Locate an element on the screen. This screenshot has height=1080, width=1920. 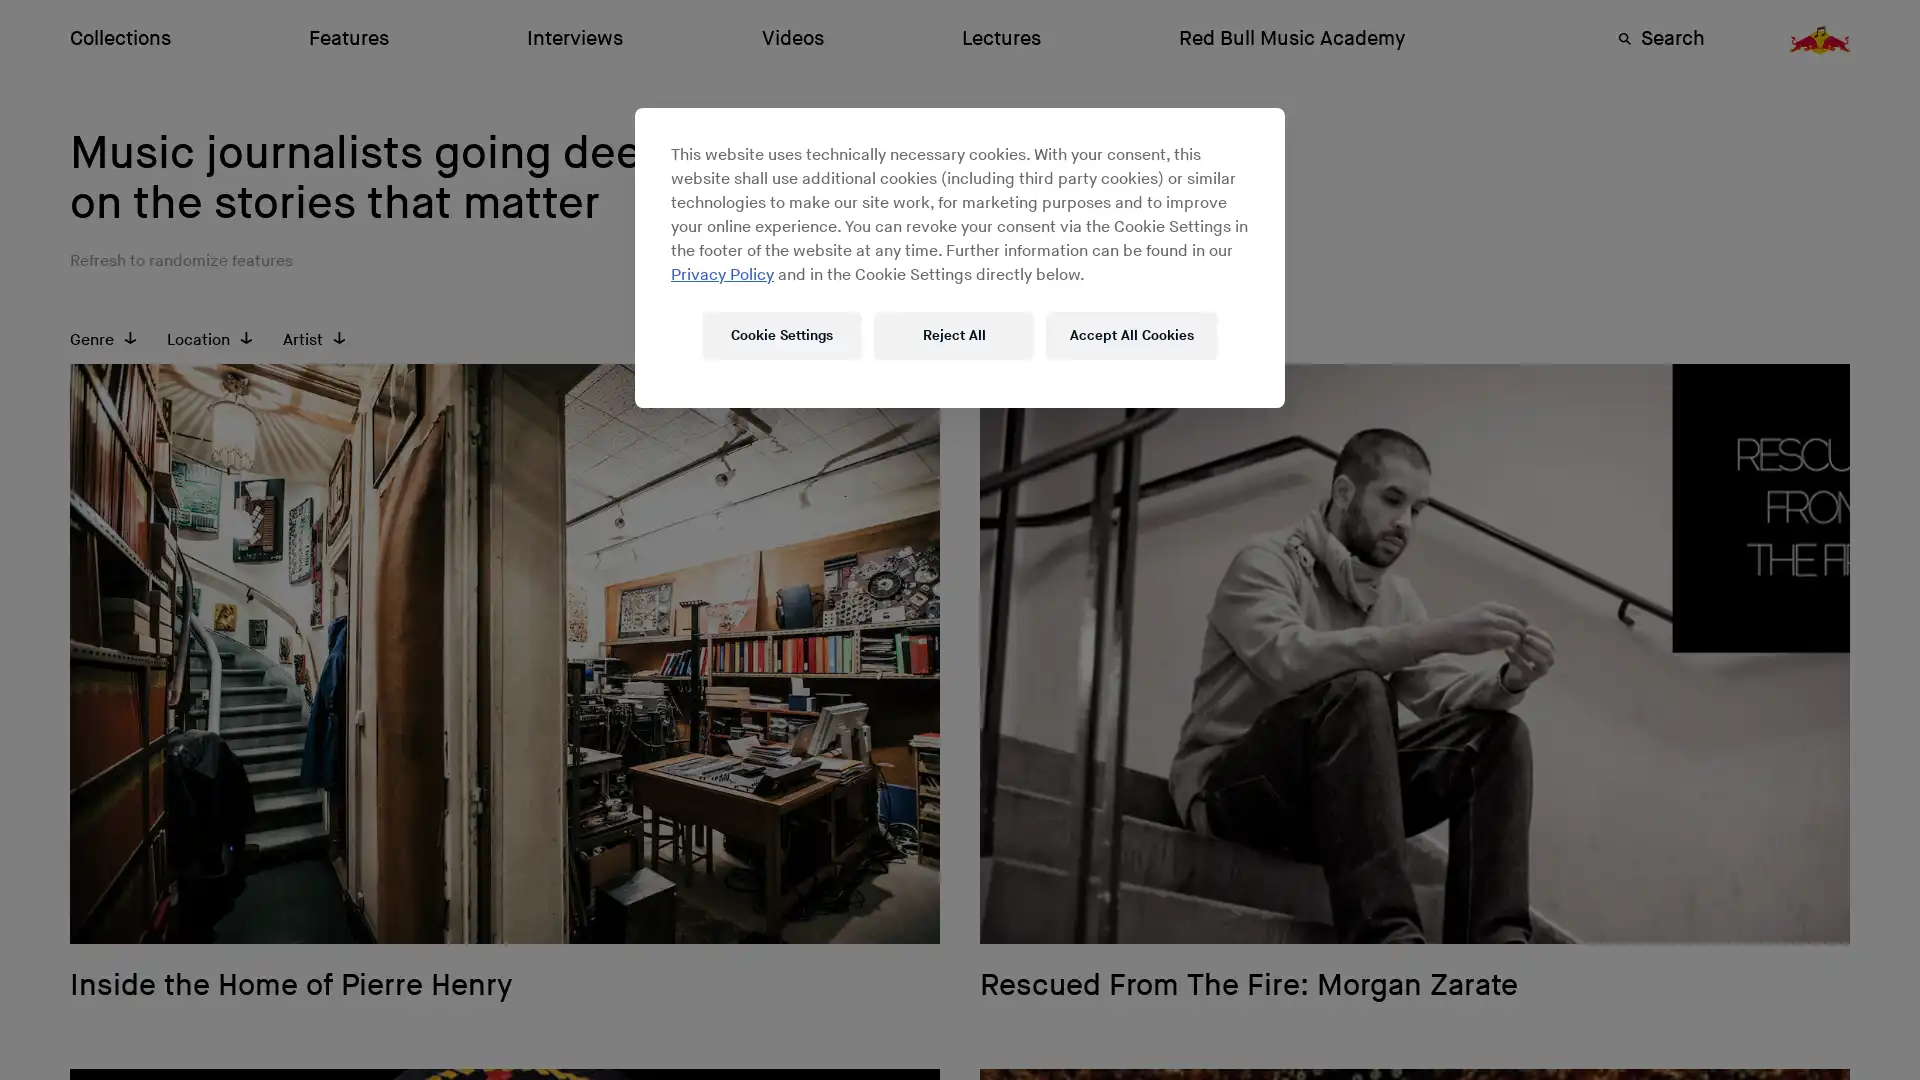
Location is located at coordinates (210, 337).